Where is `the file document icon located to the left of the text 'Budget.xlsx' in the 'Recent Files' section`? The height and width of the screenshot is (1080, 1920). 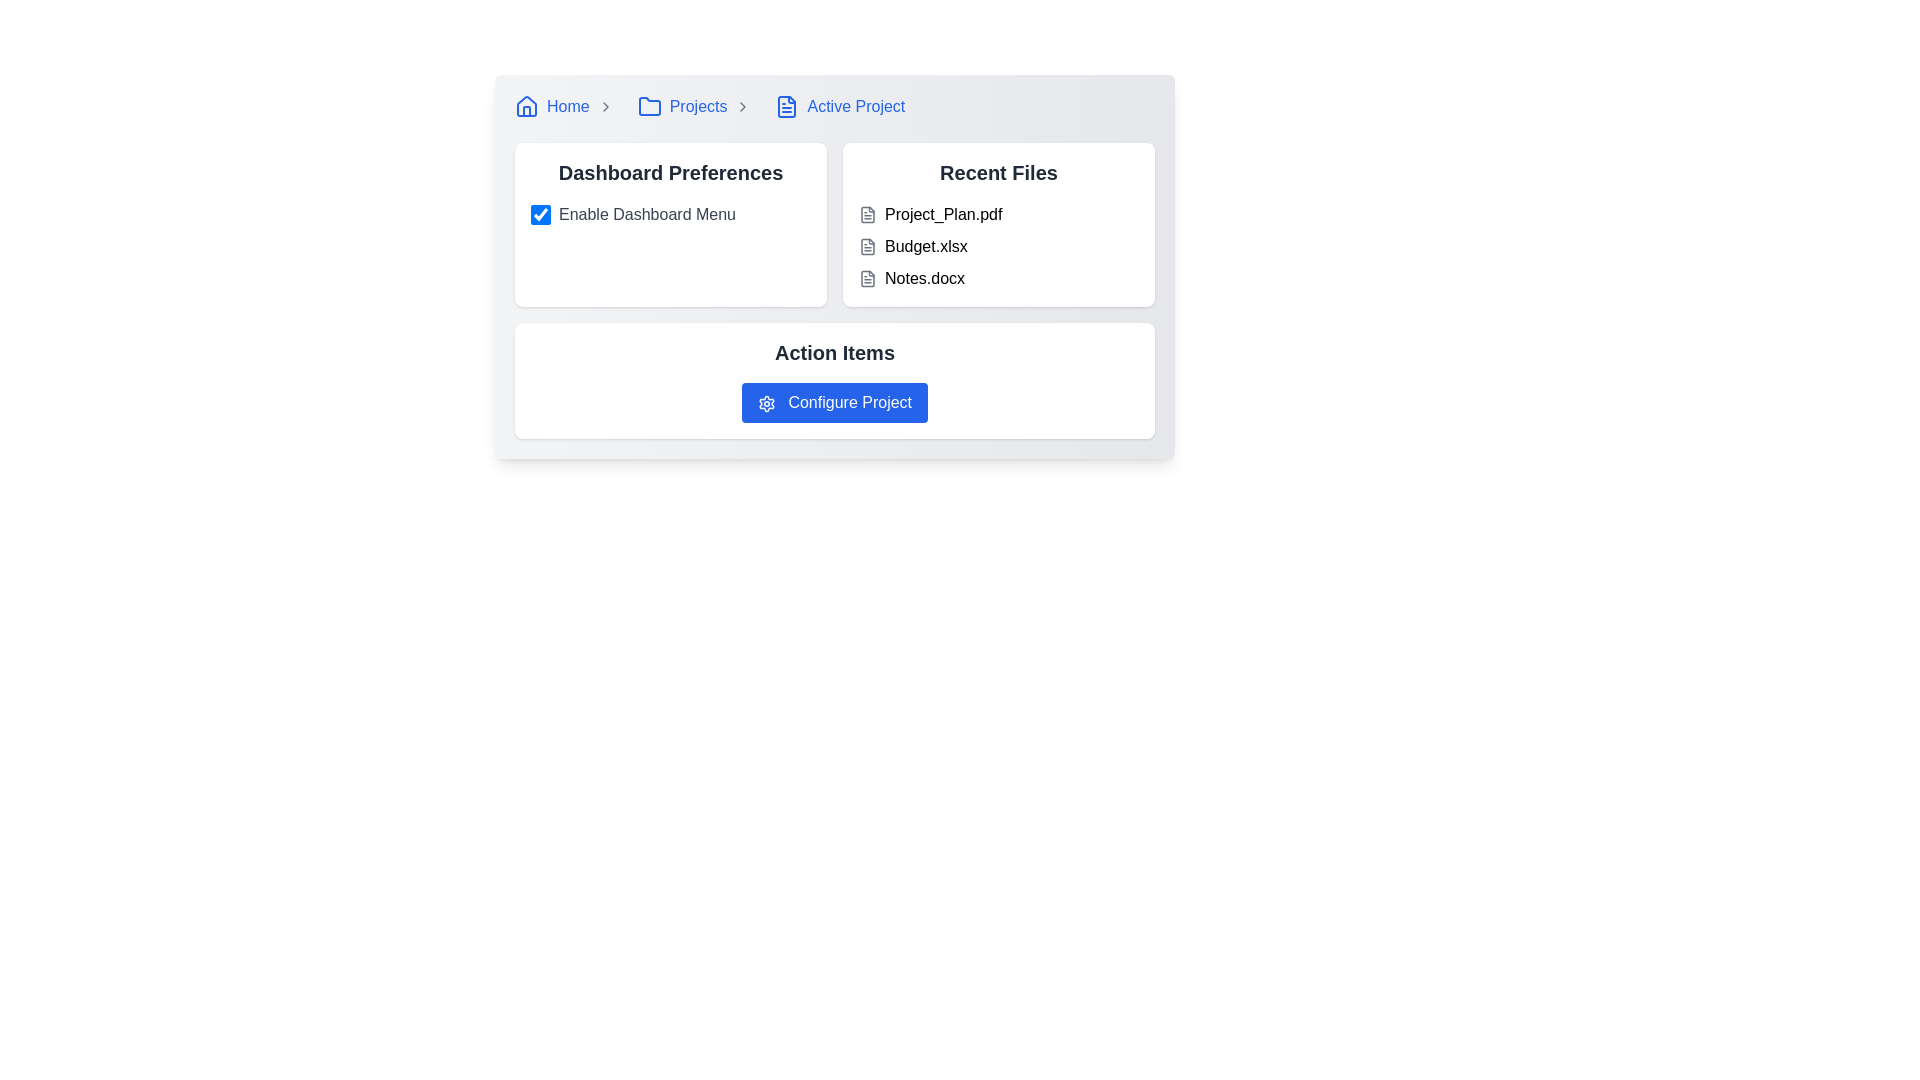
the file document icon located to the left of the text 'Budget.xlsx' in the 'Recent Files' section is located at coordinates (868, 245).